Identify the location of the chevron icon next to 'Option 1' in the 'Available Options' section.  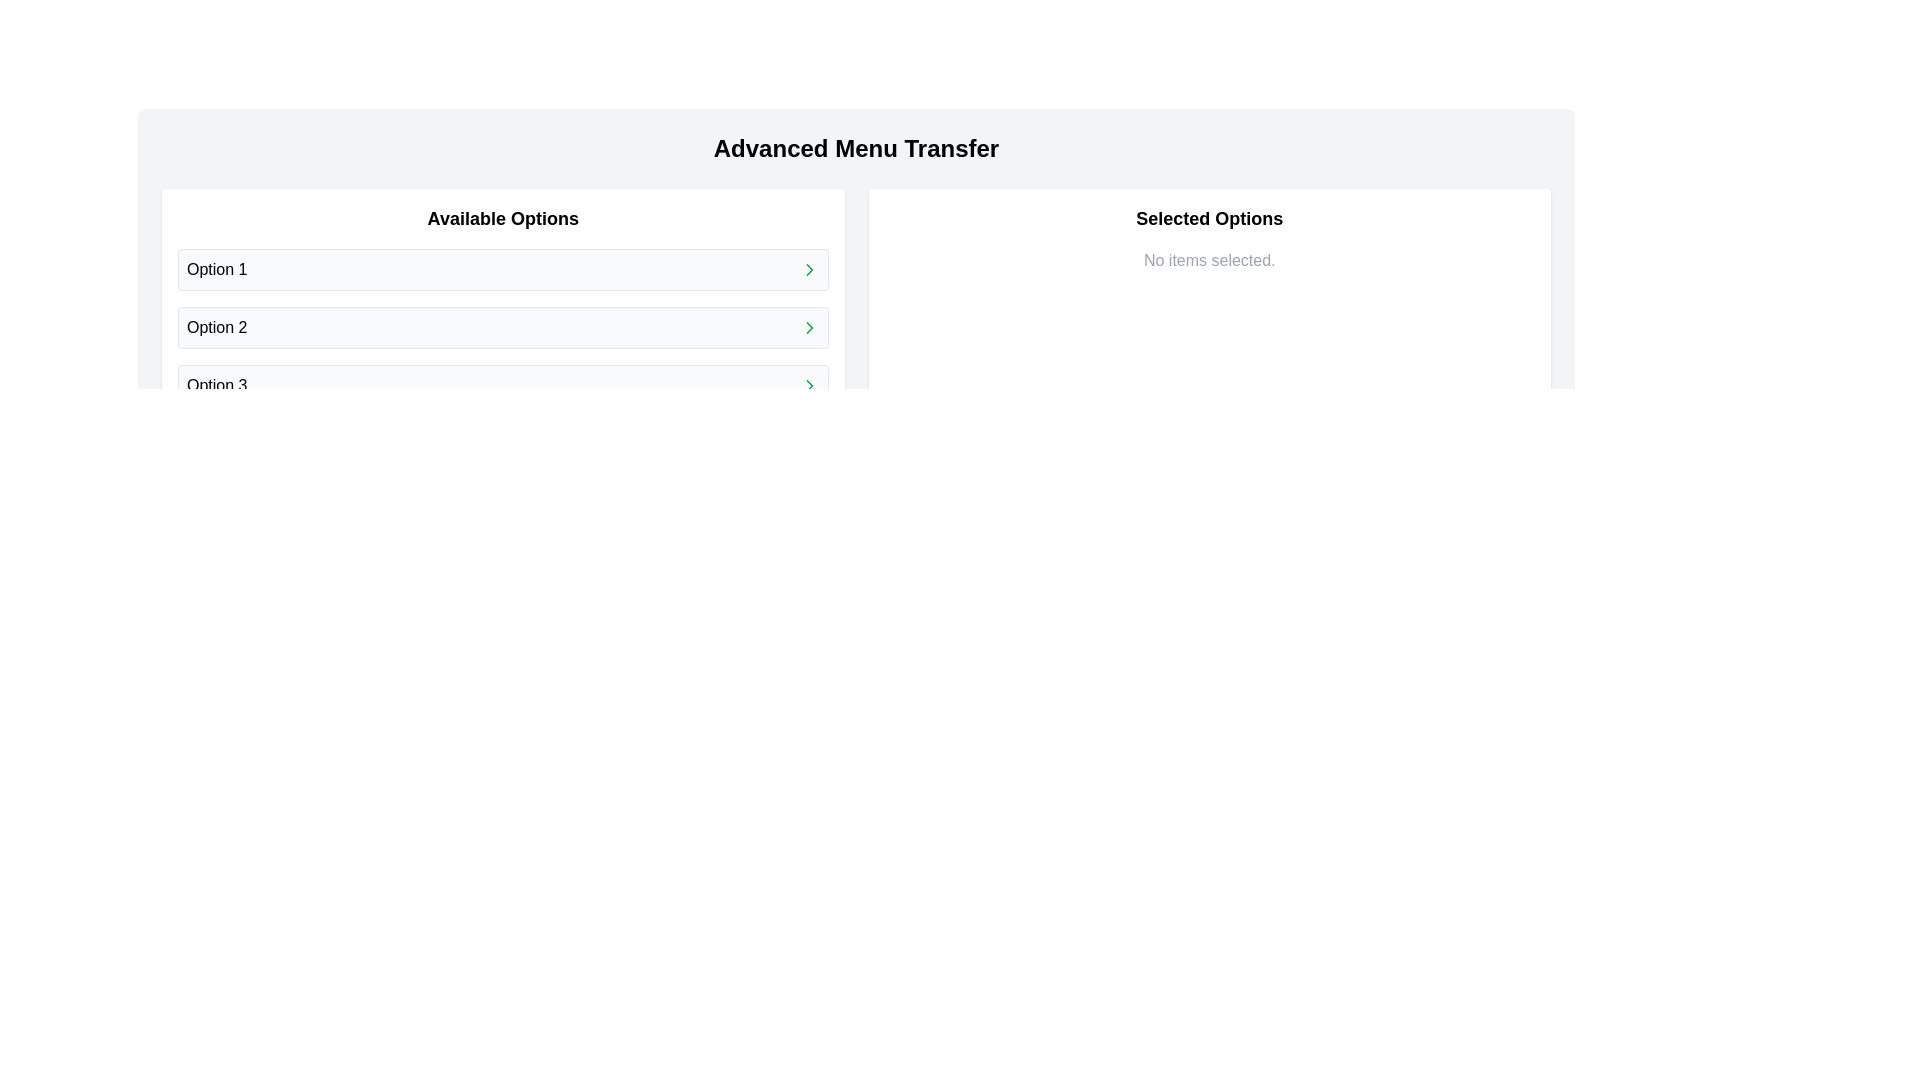
(809, 270).